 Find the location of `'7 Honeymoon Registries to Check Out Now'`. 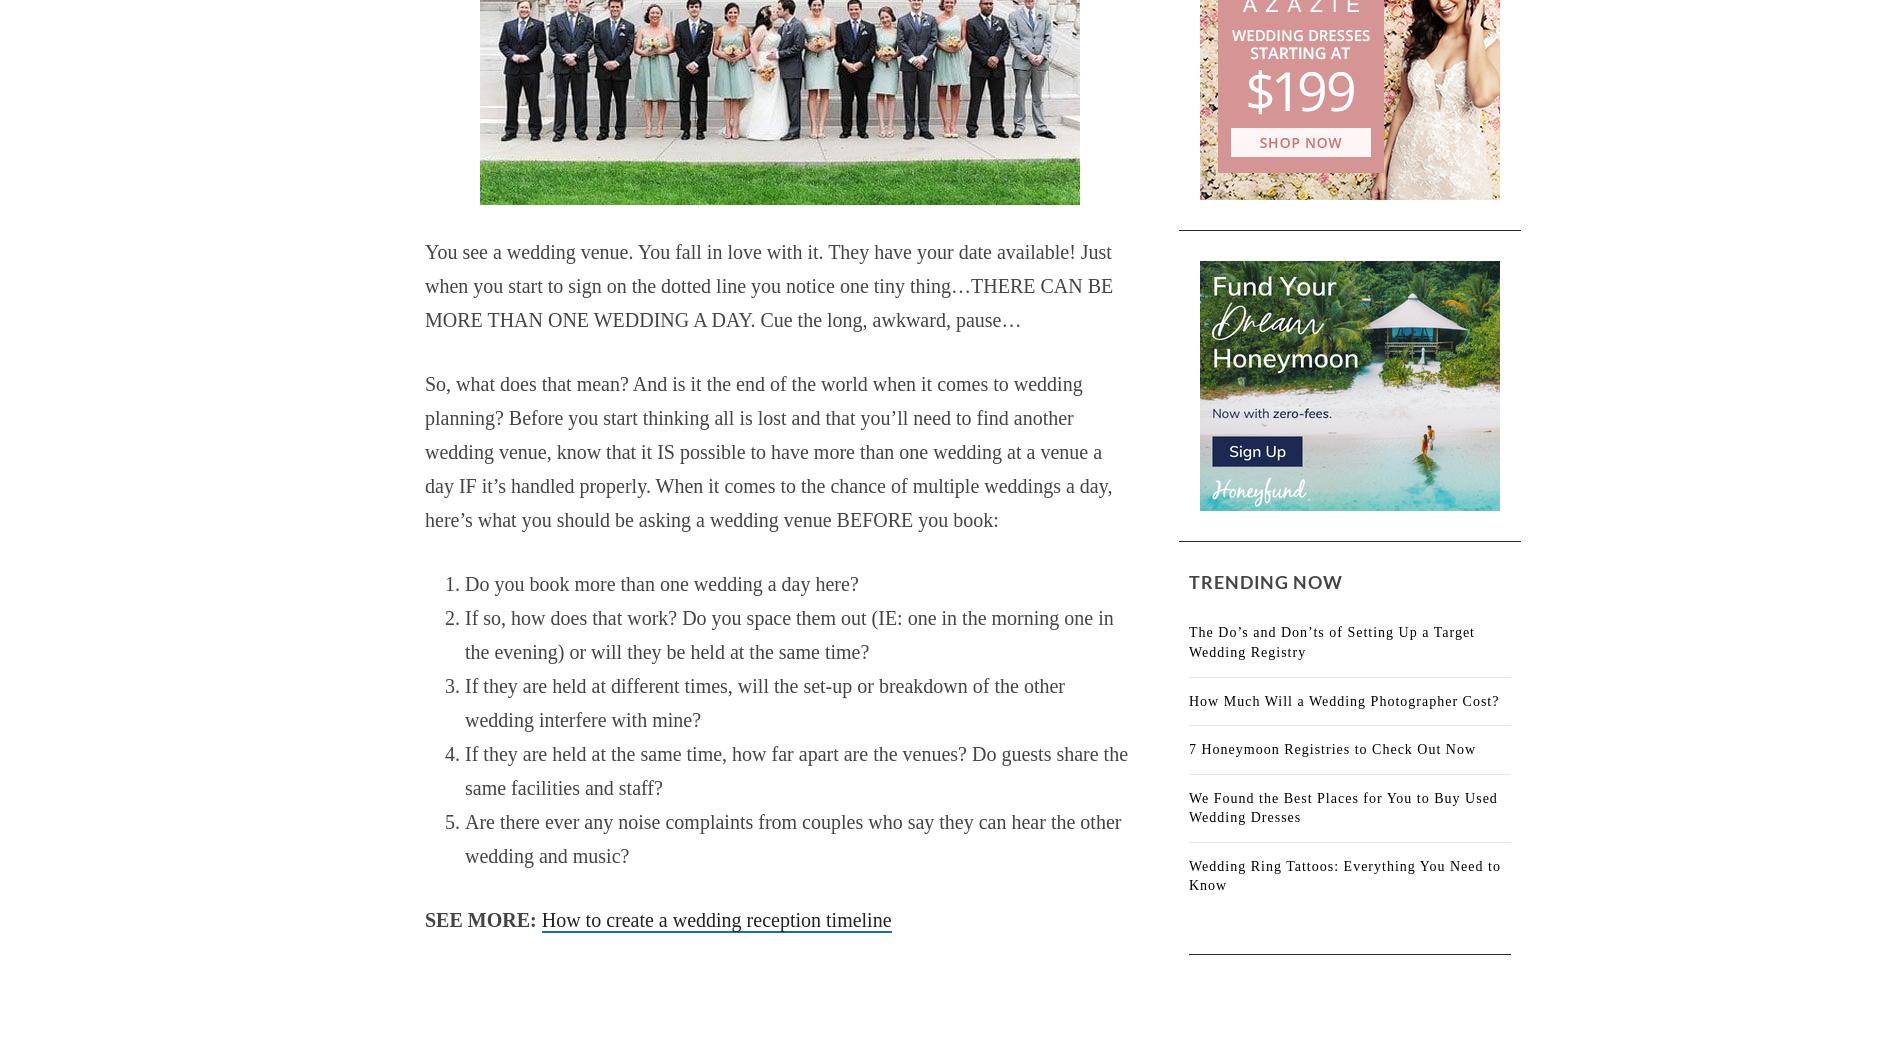

'7 Honeymoon Registries to Check Out Now' is located at coordinates (1331, 749).